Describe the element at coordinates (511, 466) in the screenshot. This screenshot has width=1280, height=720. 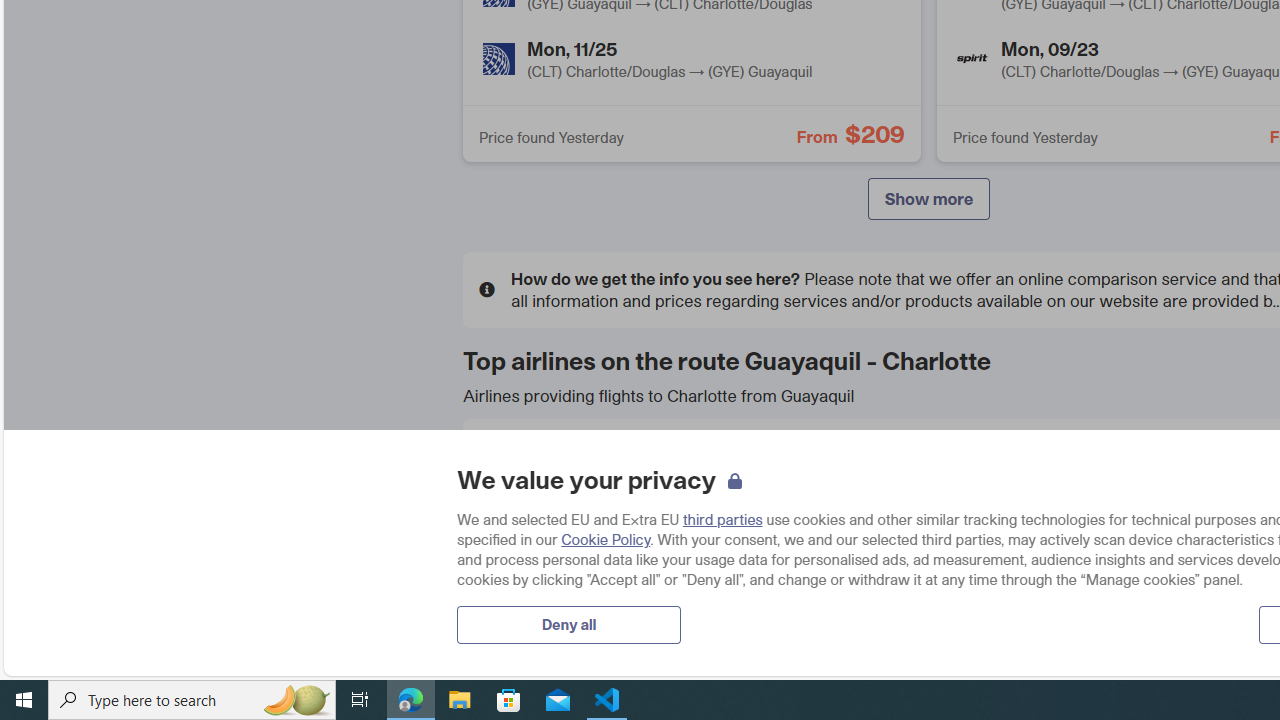
I see `'American Airlines'` at that location.